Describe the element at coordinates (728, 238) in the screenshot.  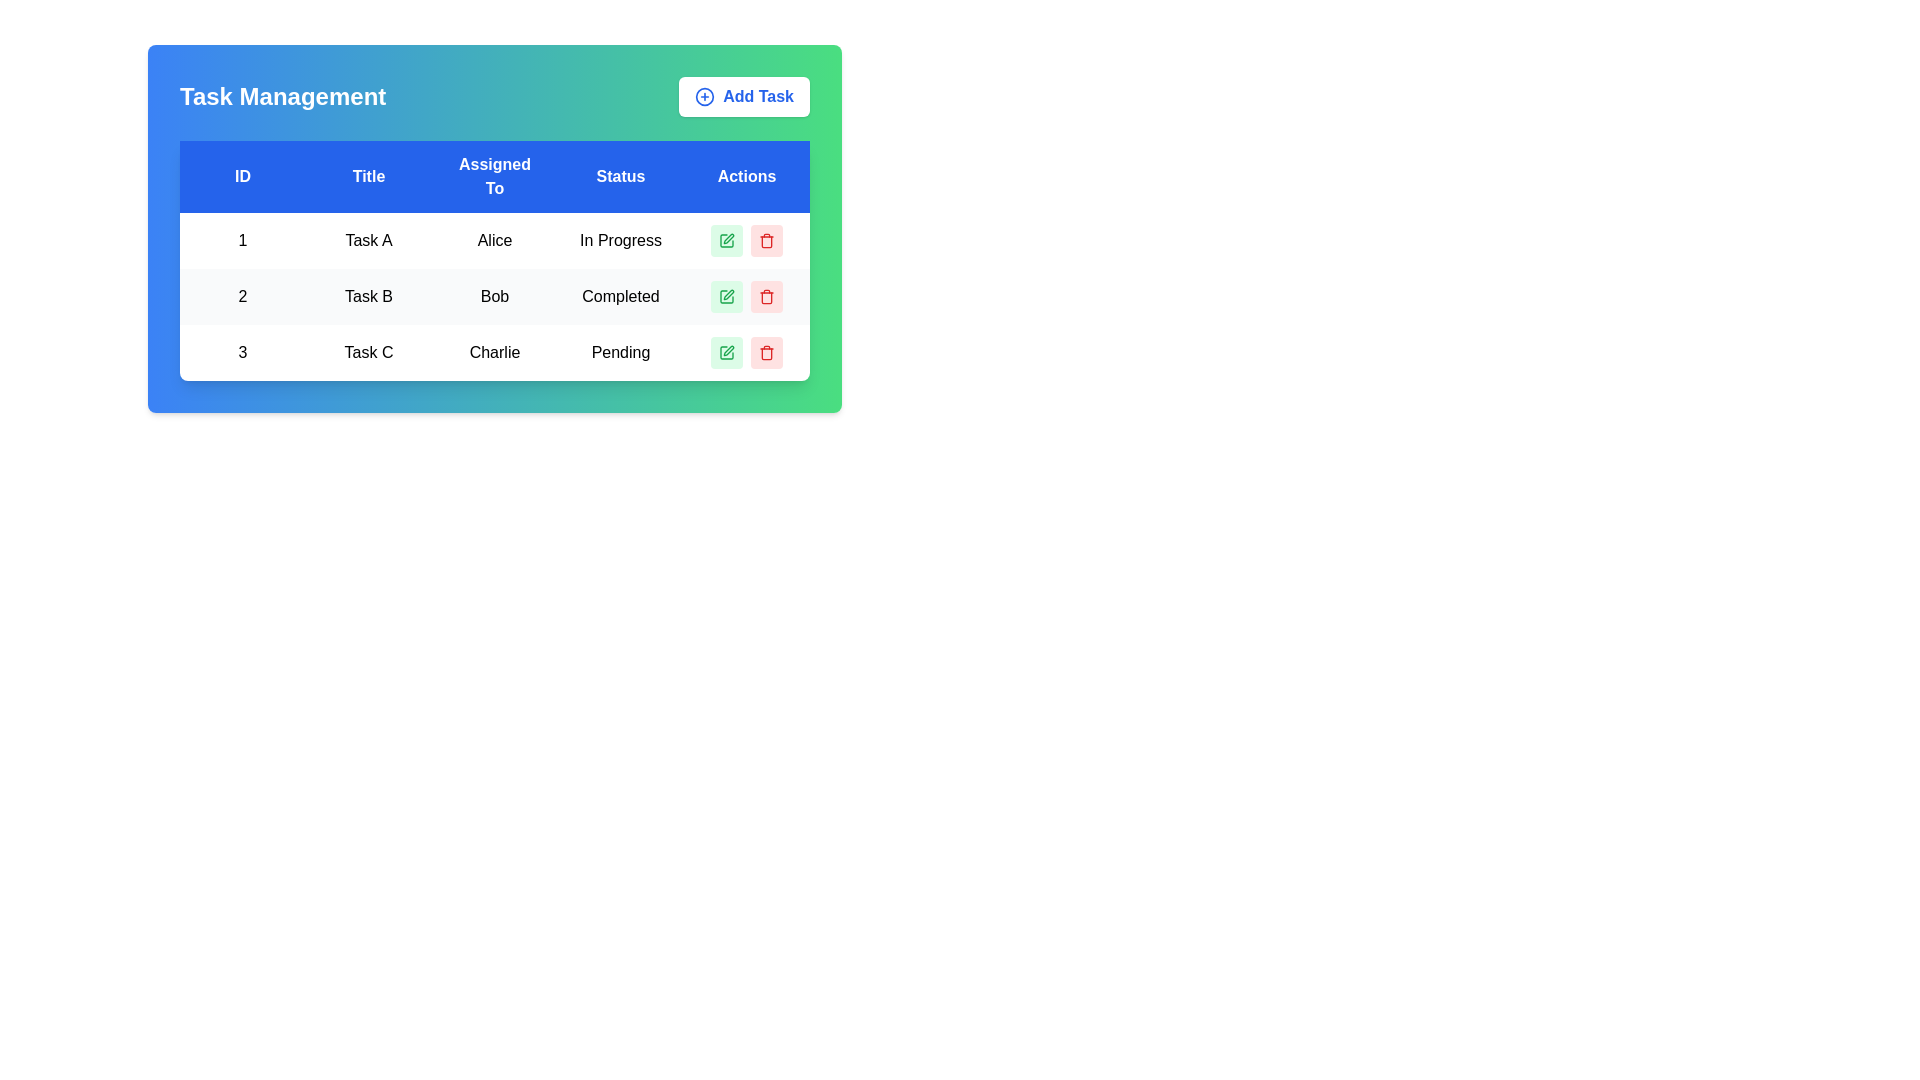
I see `the edit icon in the Actions column of the first row of the table` at that location.